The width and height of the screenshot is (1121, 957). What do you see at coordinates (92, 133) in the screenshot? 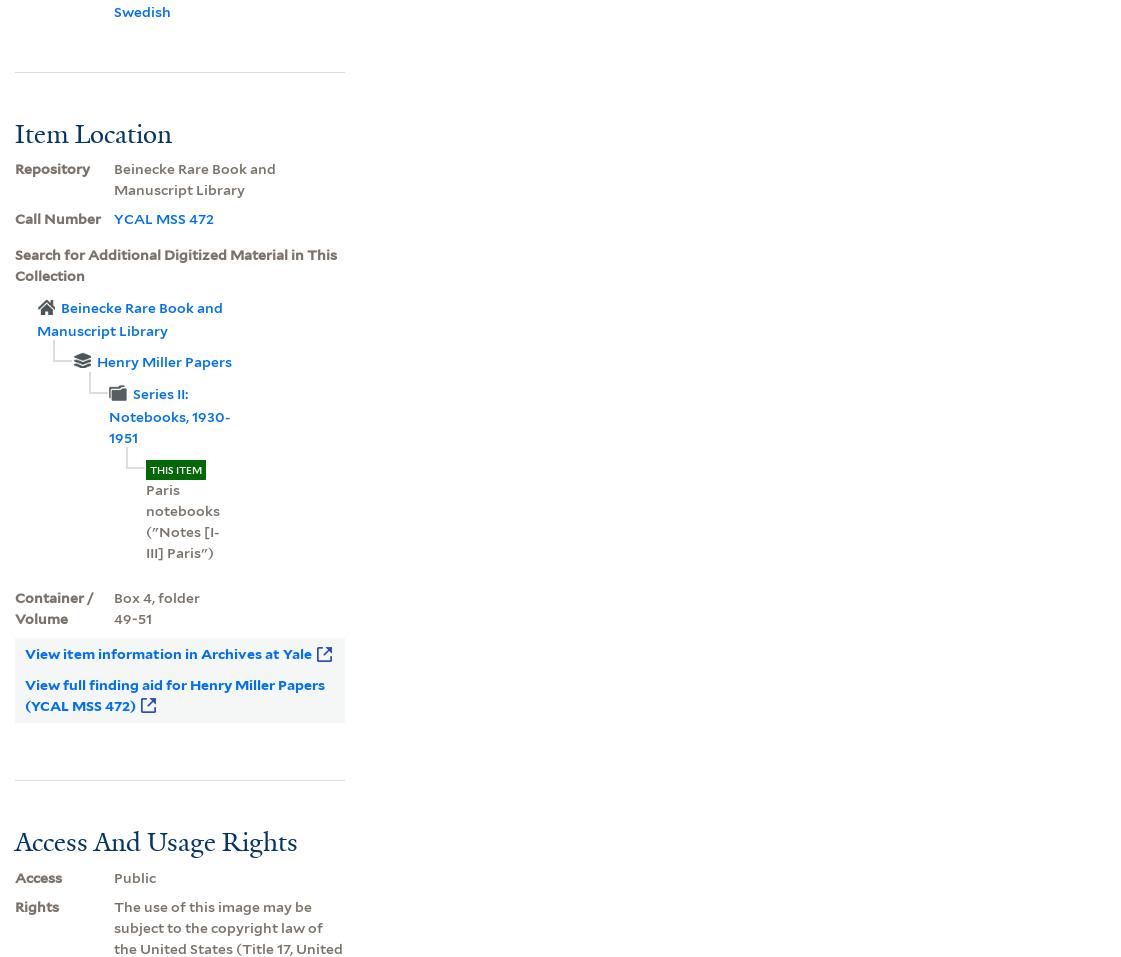
I see `'Item Location'` at bounding box center [92, 133].